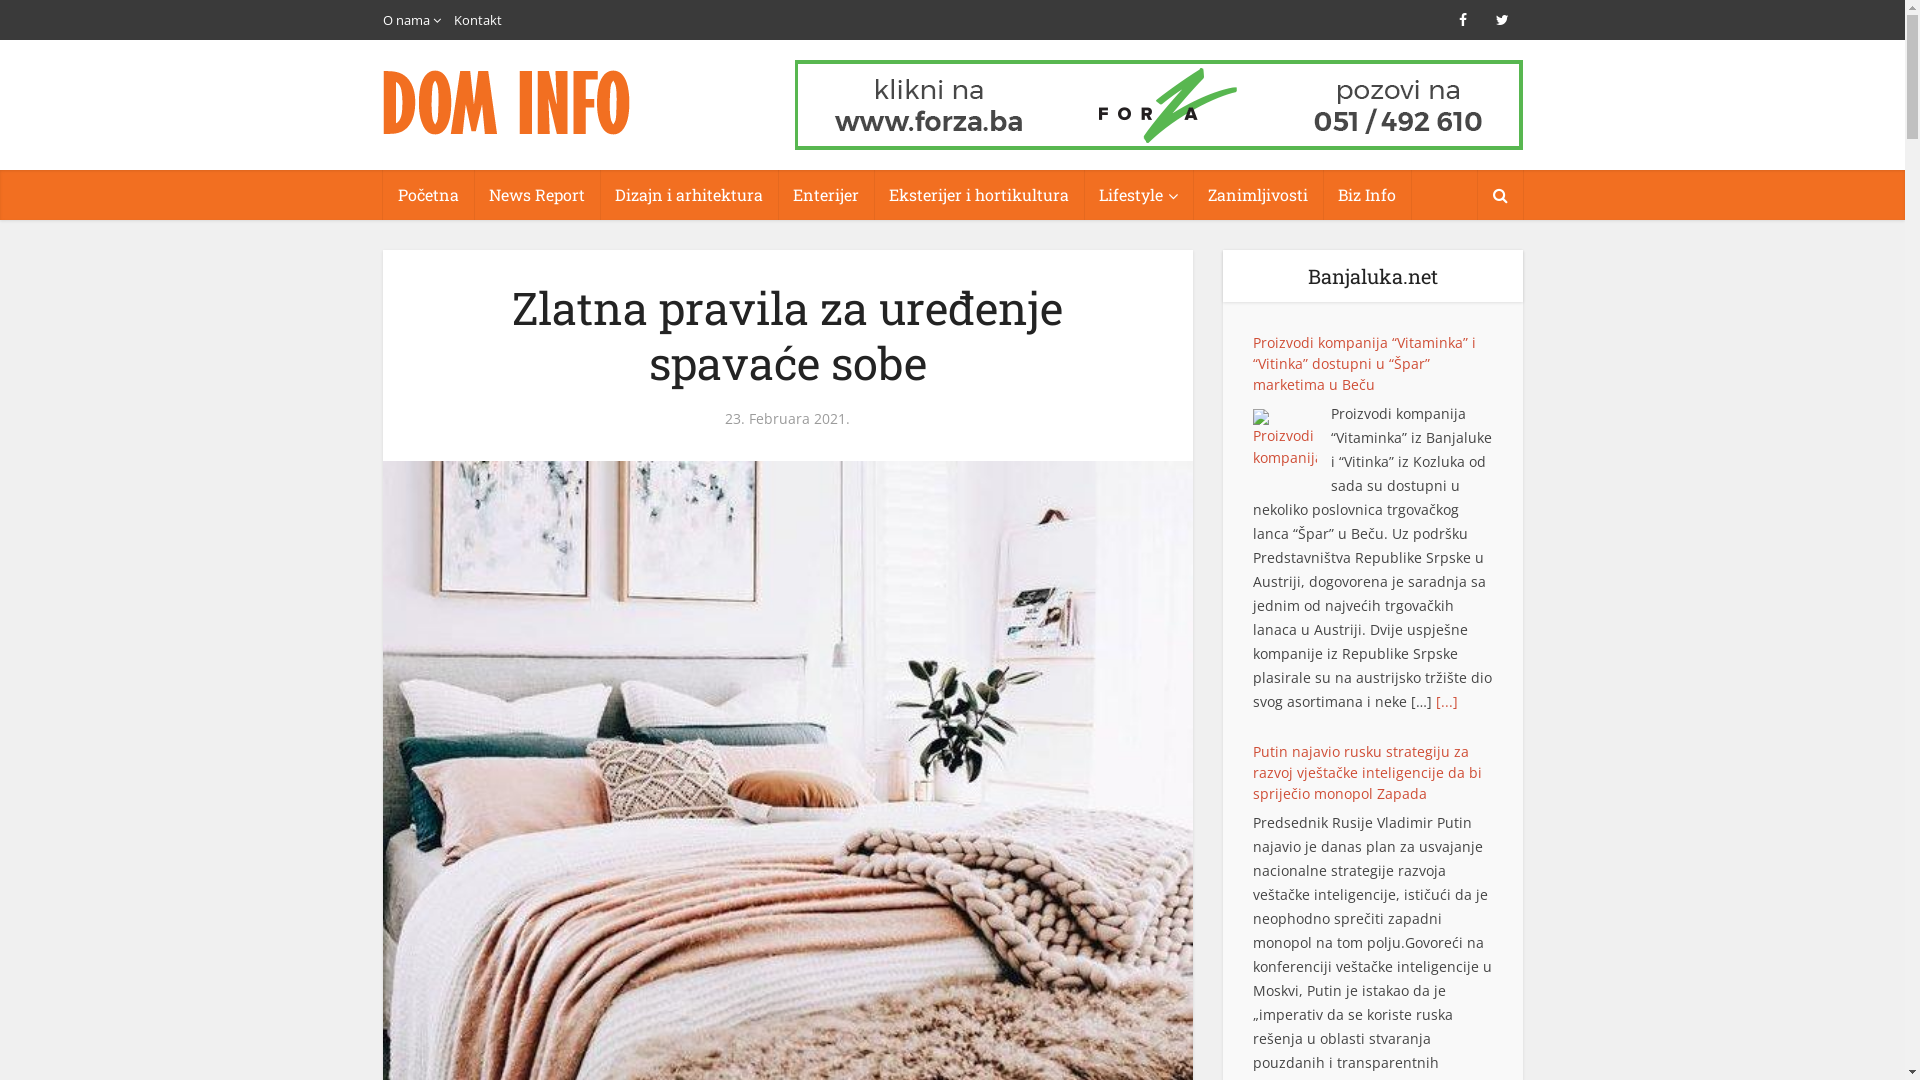  I want to click on 'DOM INFO |', so click(507, 102).